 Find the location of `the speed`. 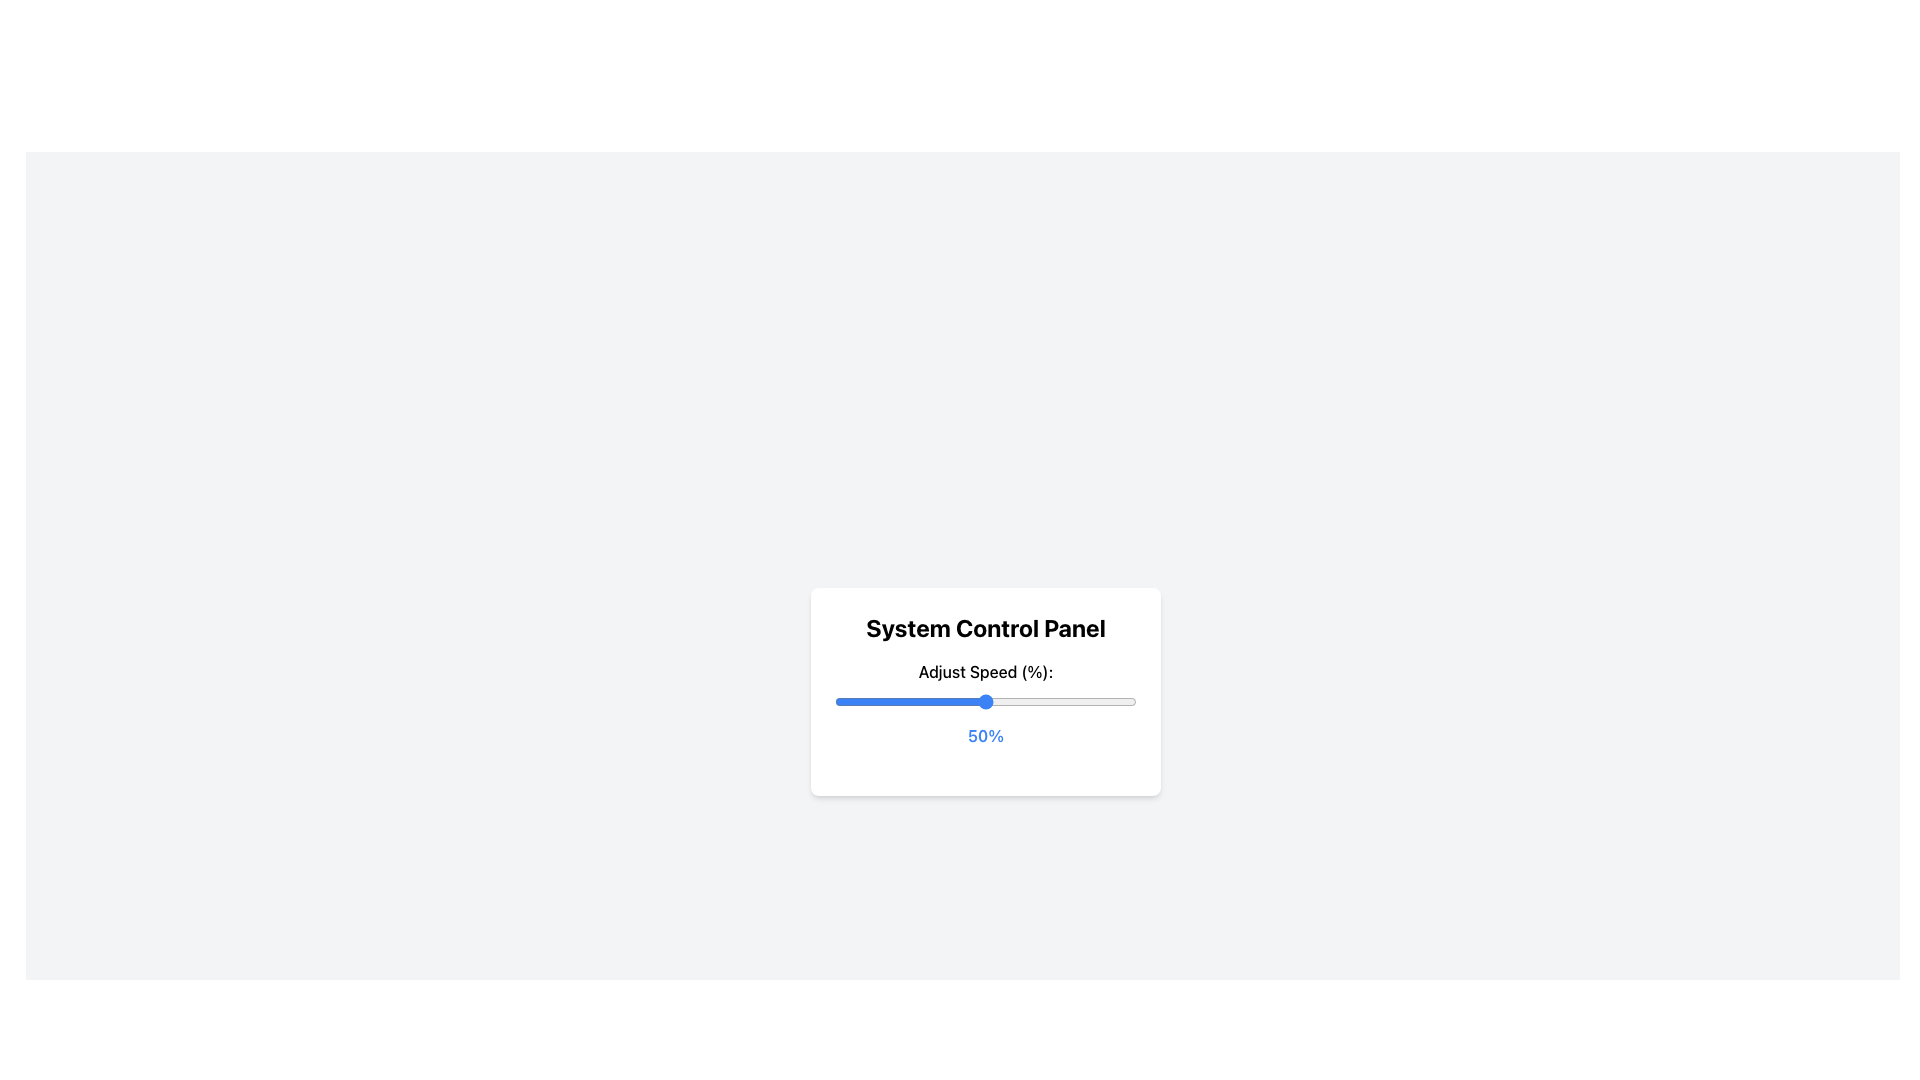

the speed is located at coordinates (1001, 701).